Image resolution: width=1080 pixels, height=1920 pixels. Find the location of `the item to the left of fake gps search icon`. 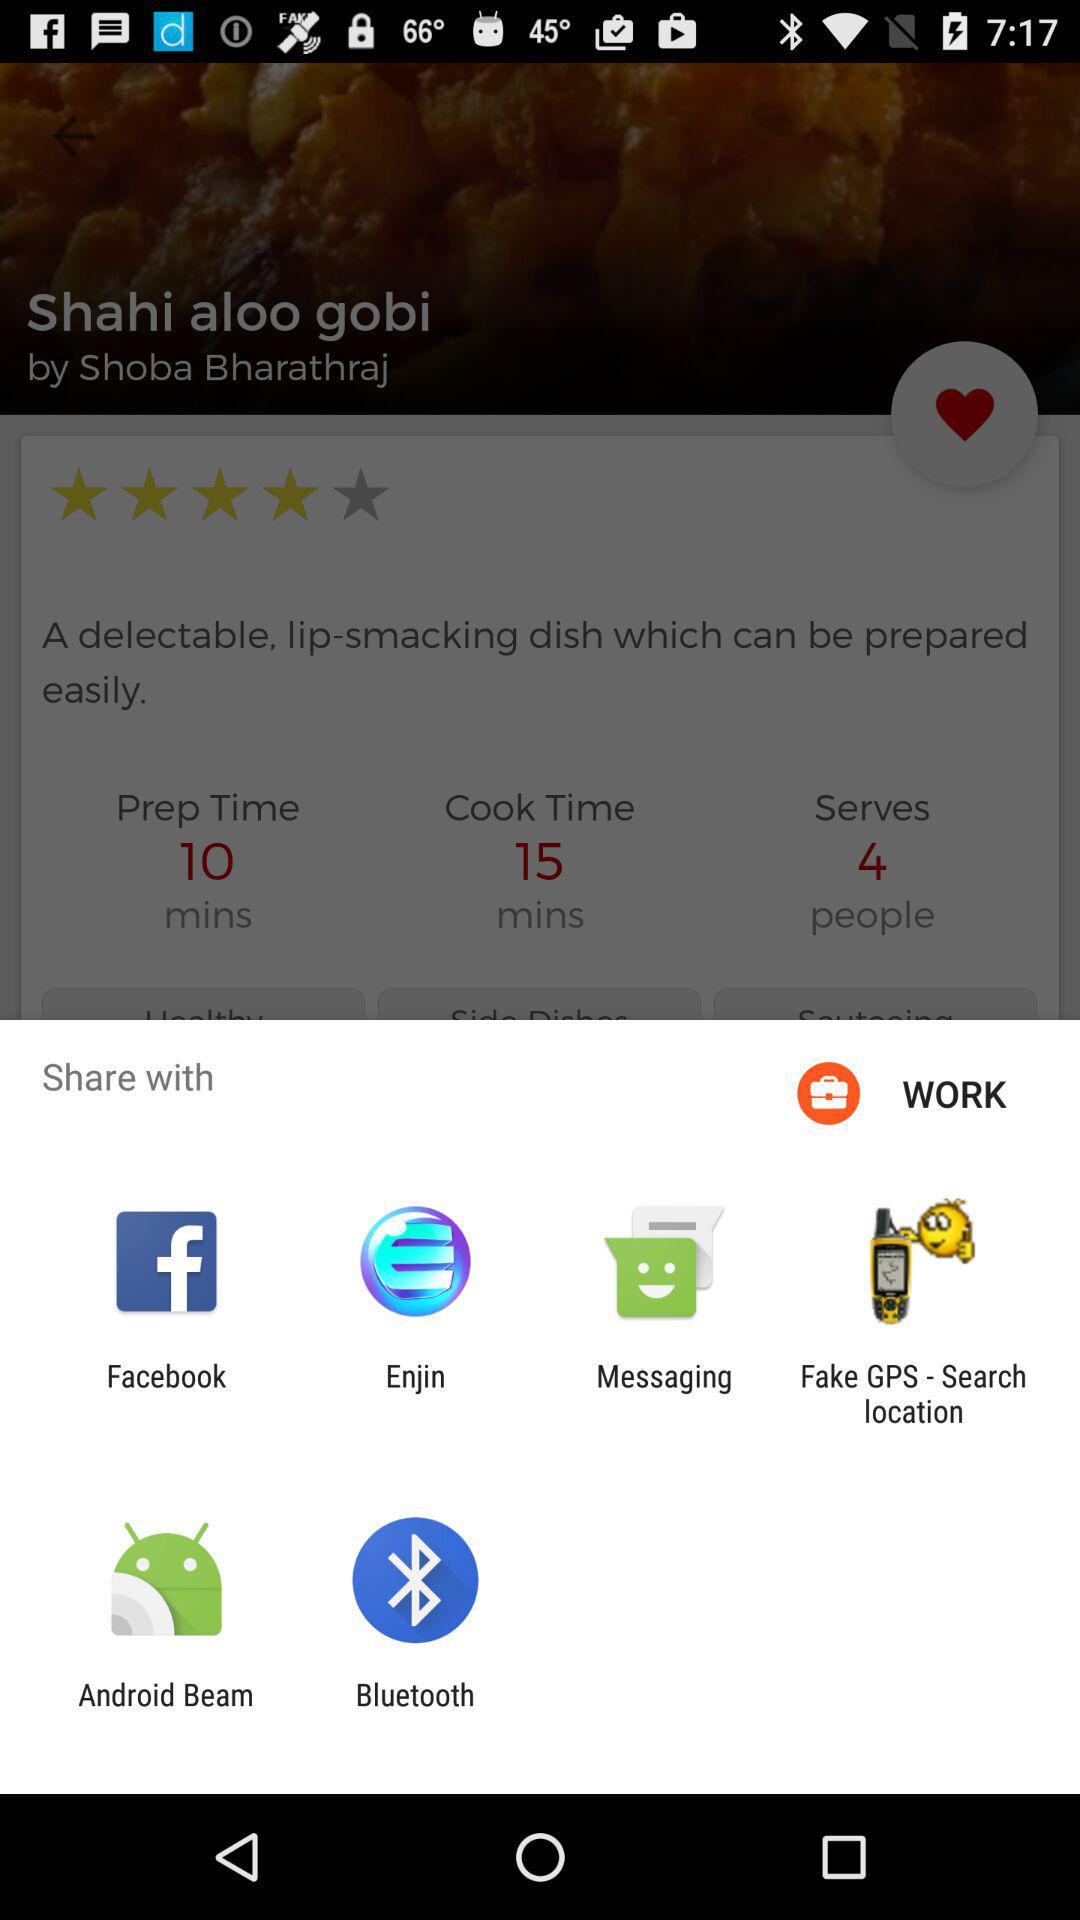

the item to the left of fake gps search icon is located at coordinates (664, 1392).